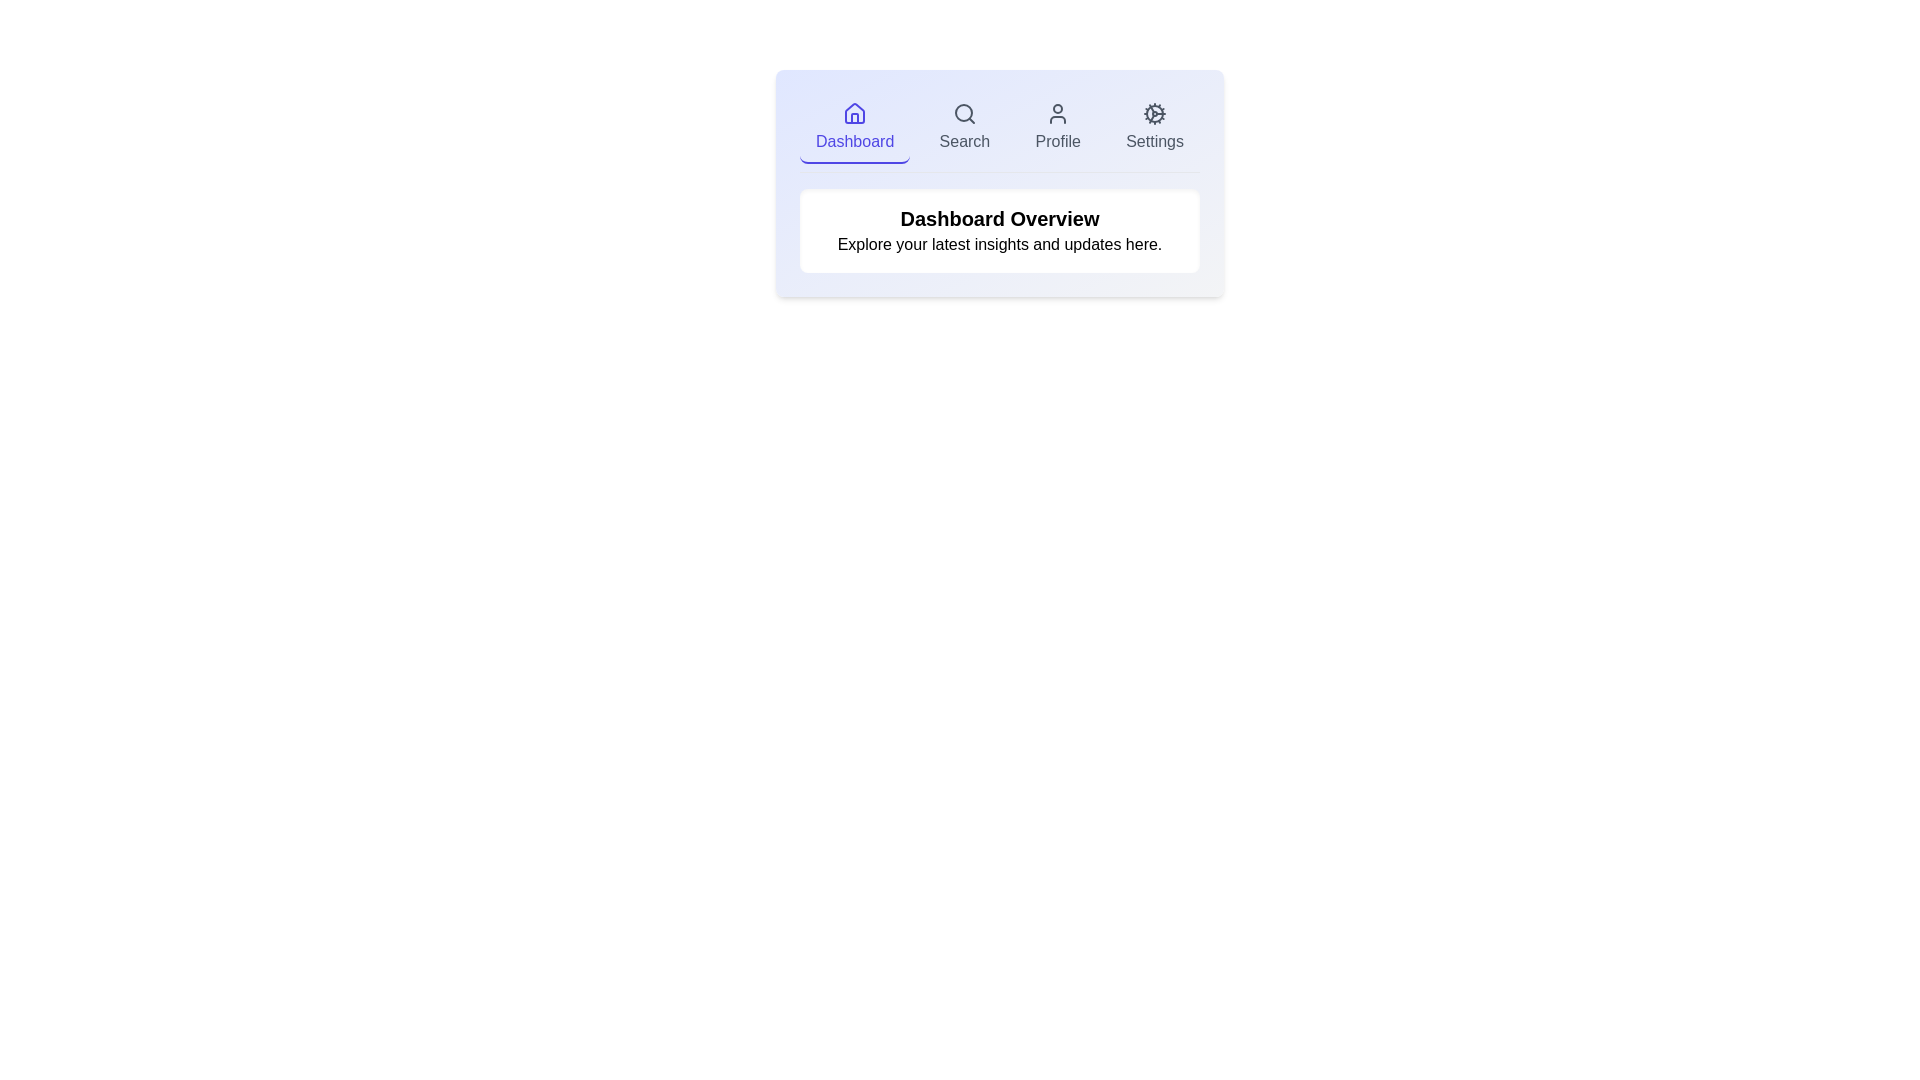 Image resolution: width=1920 pixels, height=1080 pixels. Describe the element at coordinates (1155, 114) in the screenshot. I see `the circular icon located at the center of the settings cogwheel, which is the last button in the navigation bar` at that location.